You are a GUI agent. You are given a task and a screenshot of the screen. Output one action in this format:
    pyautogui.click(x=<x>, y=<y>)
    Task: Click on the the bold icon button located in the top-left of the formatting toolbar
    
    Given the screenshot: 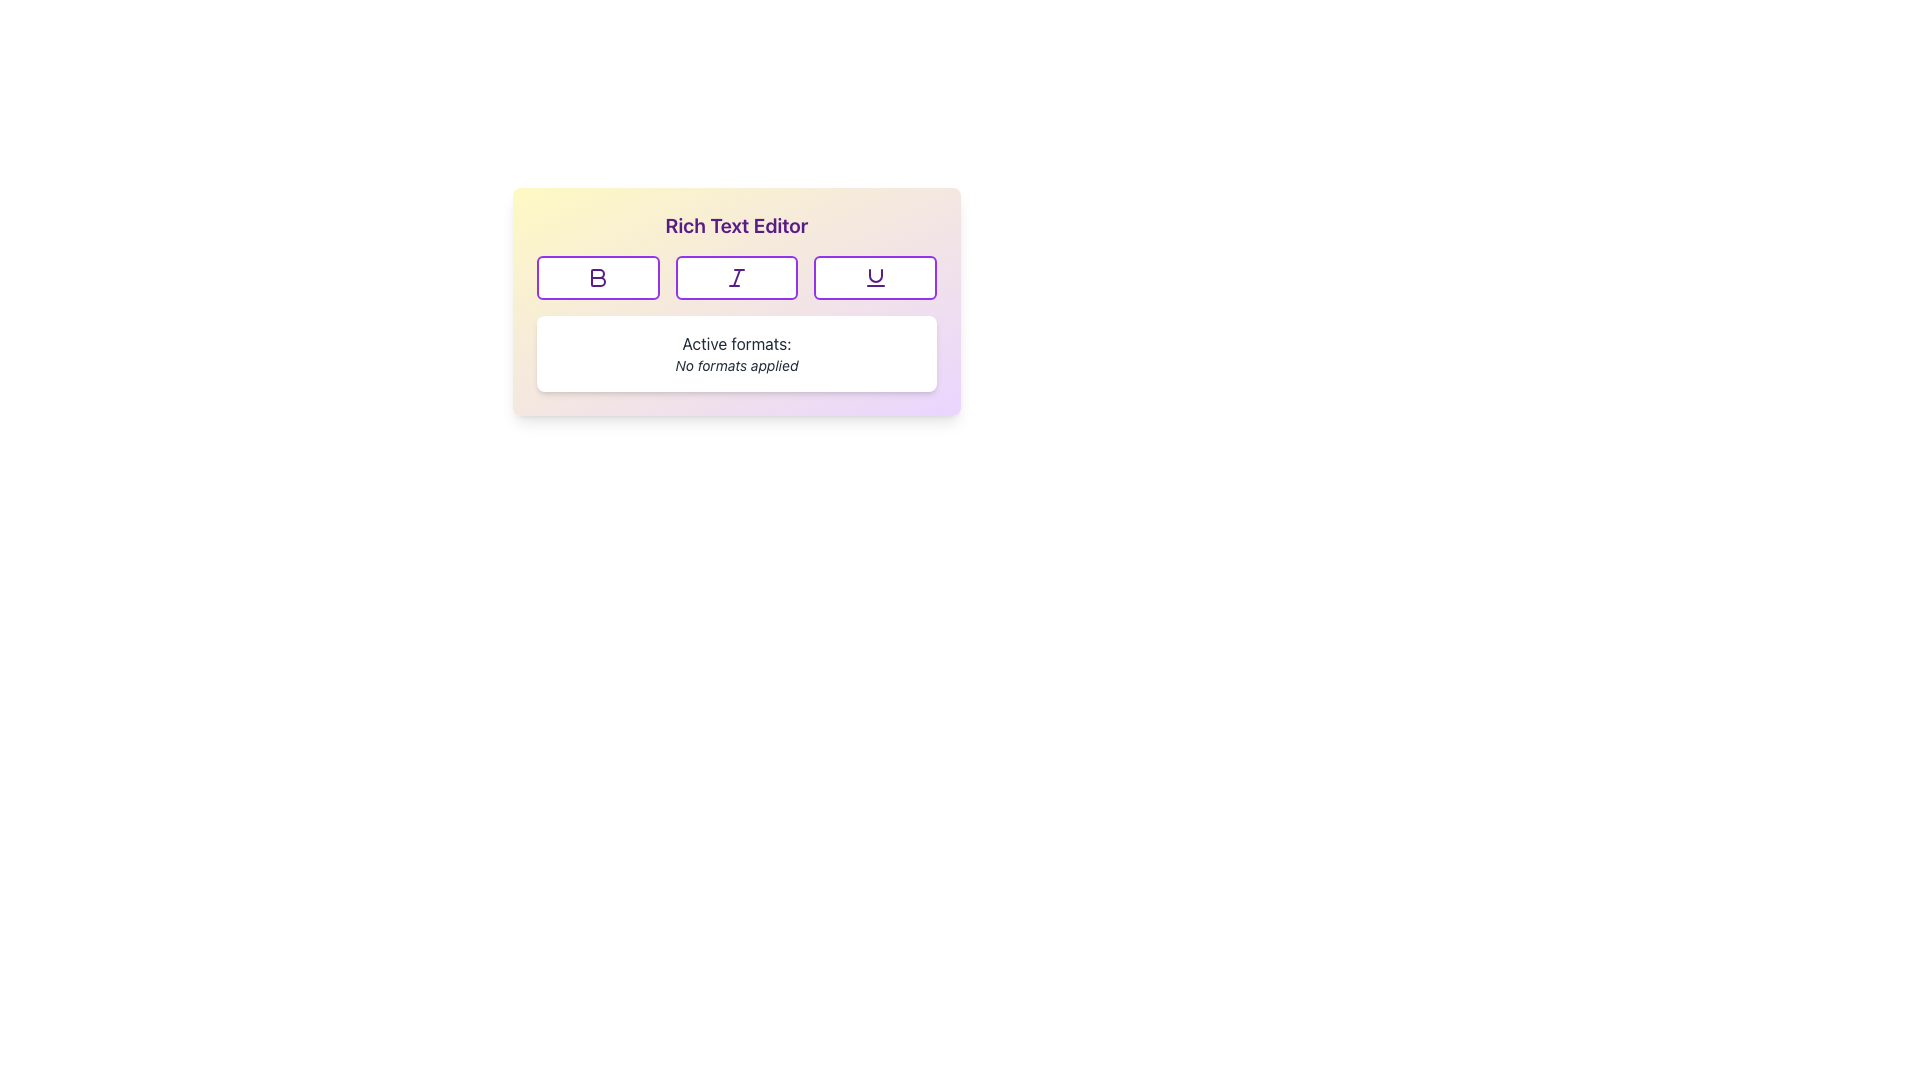 What is the action you would take?
    pyautogui.click(x=597, y=277)
    